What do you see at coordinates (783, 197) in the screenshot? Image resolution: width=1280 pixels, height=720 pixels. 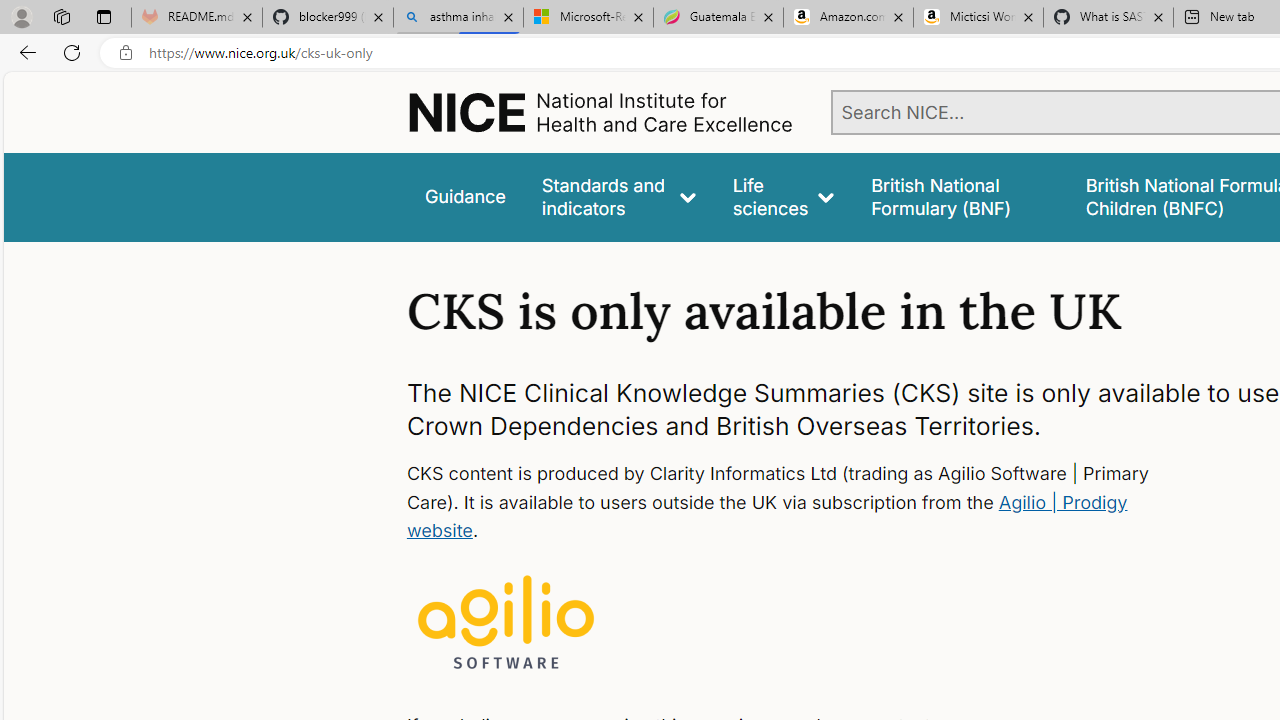 I see `'Life sciences'` at bounding box center [783, 197].